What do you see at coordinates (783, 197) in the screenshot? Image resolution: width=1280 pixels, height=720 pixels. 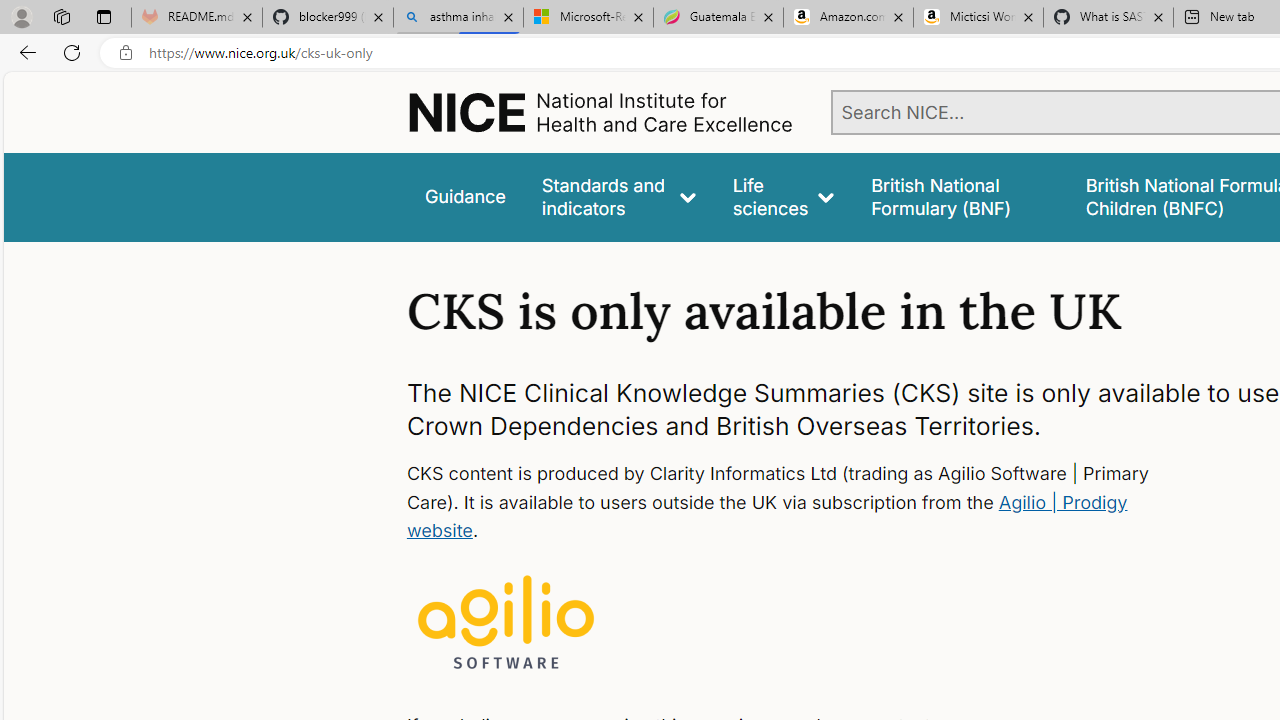 I see `'Life sciences'` at bounding box center [783, 197].